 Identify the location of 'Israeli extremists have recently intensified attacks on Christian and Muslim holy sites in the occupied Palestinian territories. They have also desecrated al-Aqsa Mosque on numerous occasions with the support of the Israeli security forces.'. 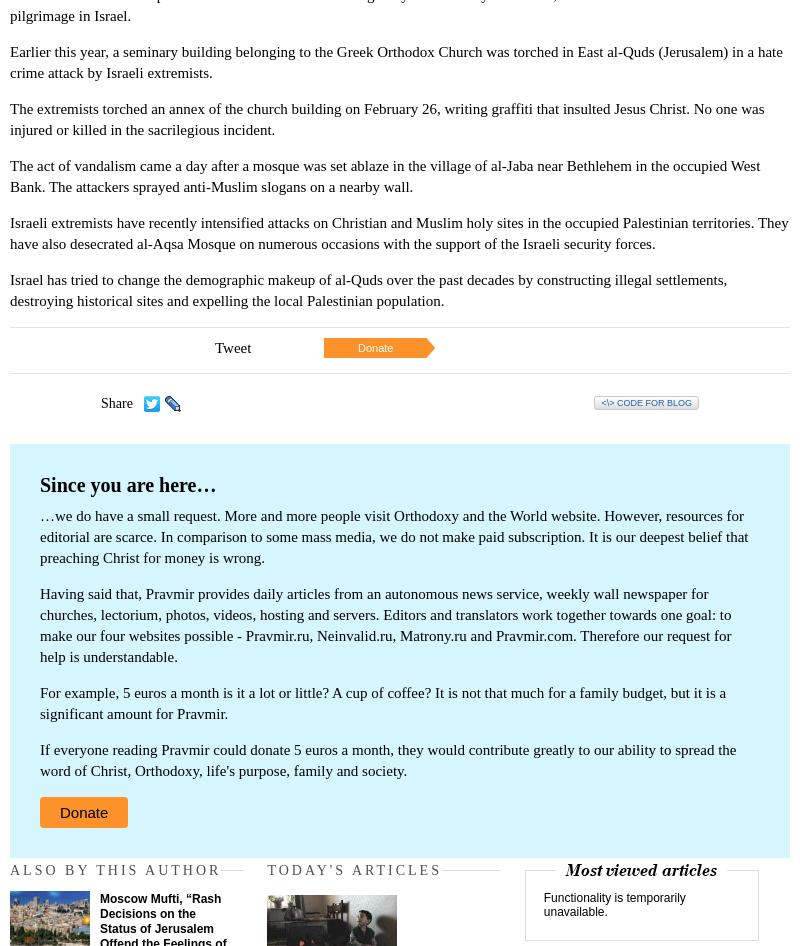
(397, 233).